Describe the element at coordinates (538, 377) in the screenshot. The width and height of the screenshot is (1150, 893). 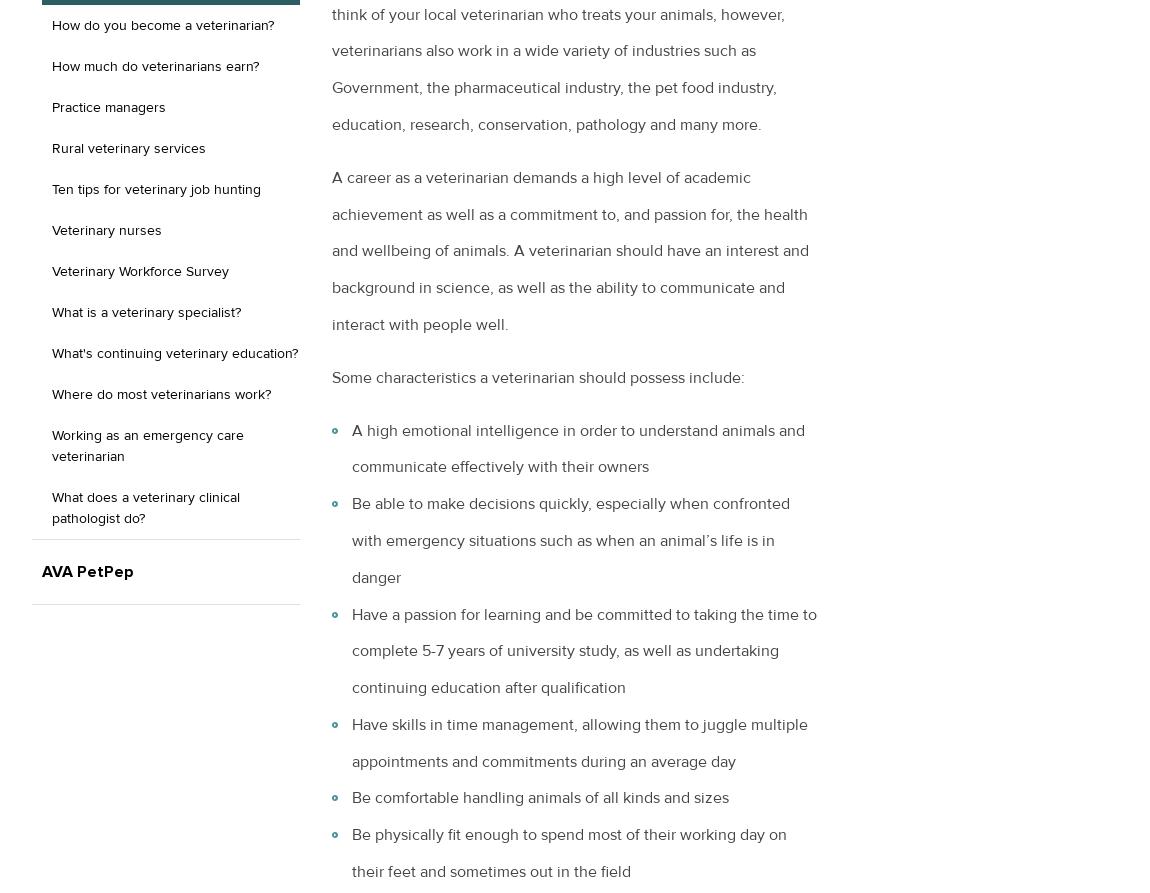
I see `'Some characteristics a veterinarian should possess include:'` at that location.